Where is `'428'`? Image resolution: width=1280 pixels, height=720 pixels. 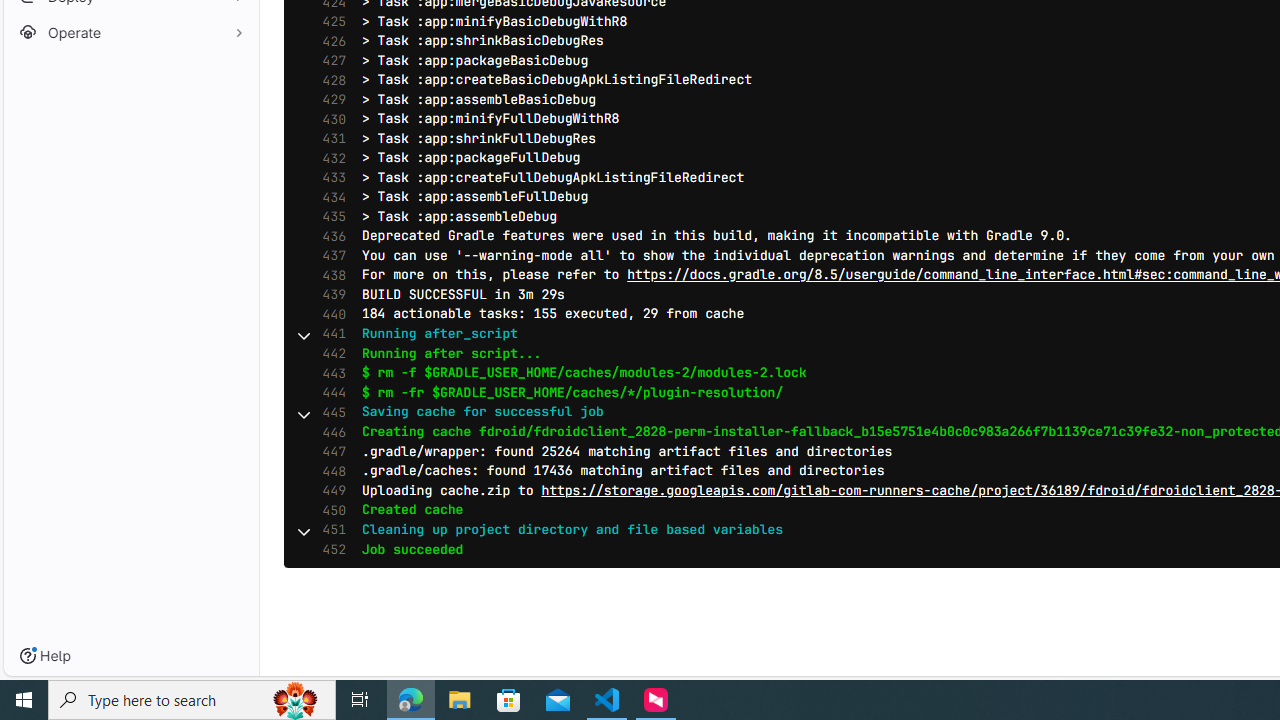
'428' is located at coordinates (329, 79).